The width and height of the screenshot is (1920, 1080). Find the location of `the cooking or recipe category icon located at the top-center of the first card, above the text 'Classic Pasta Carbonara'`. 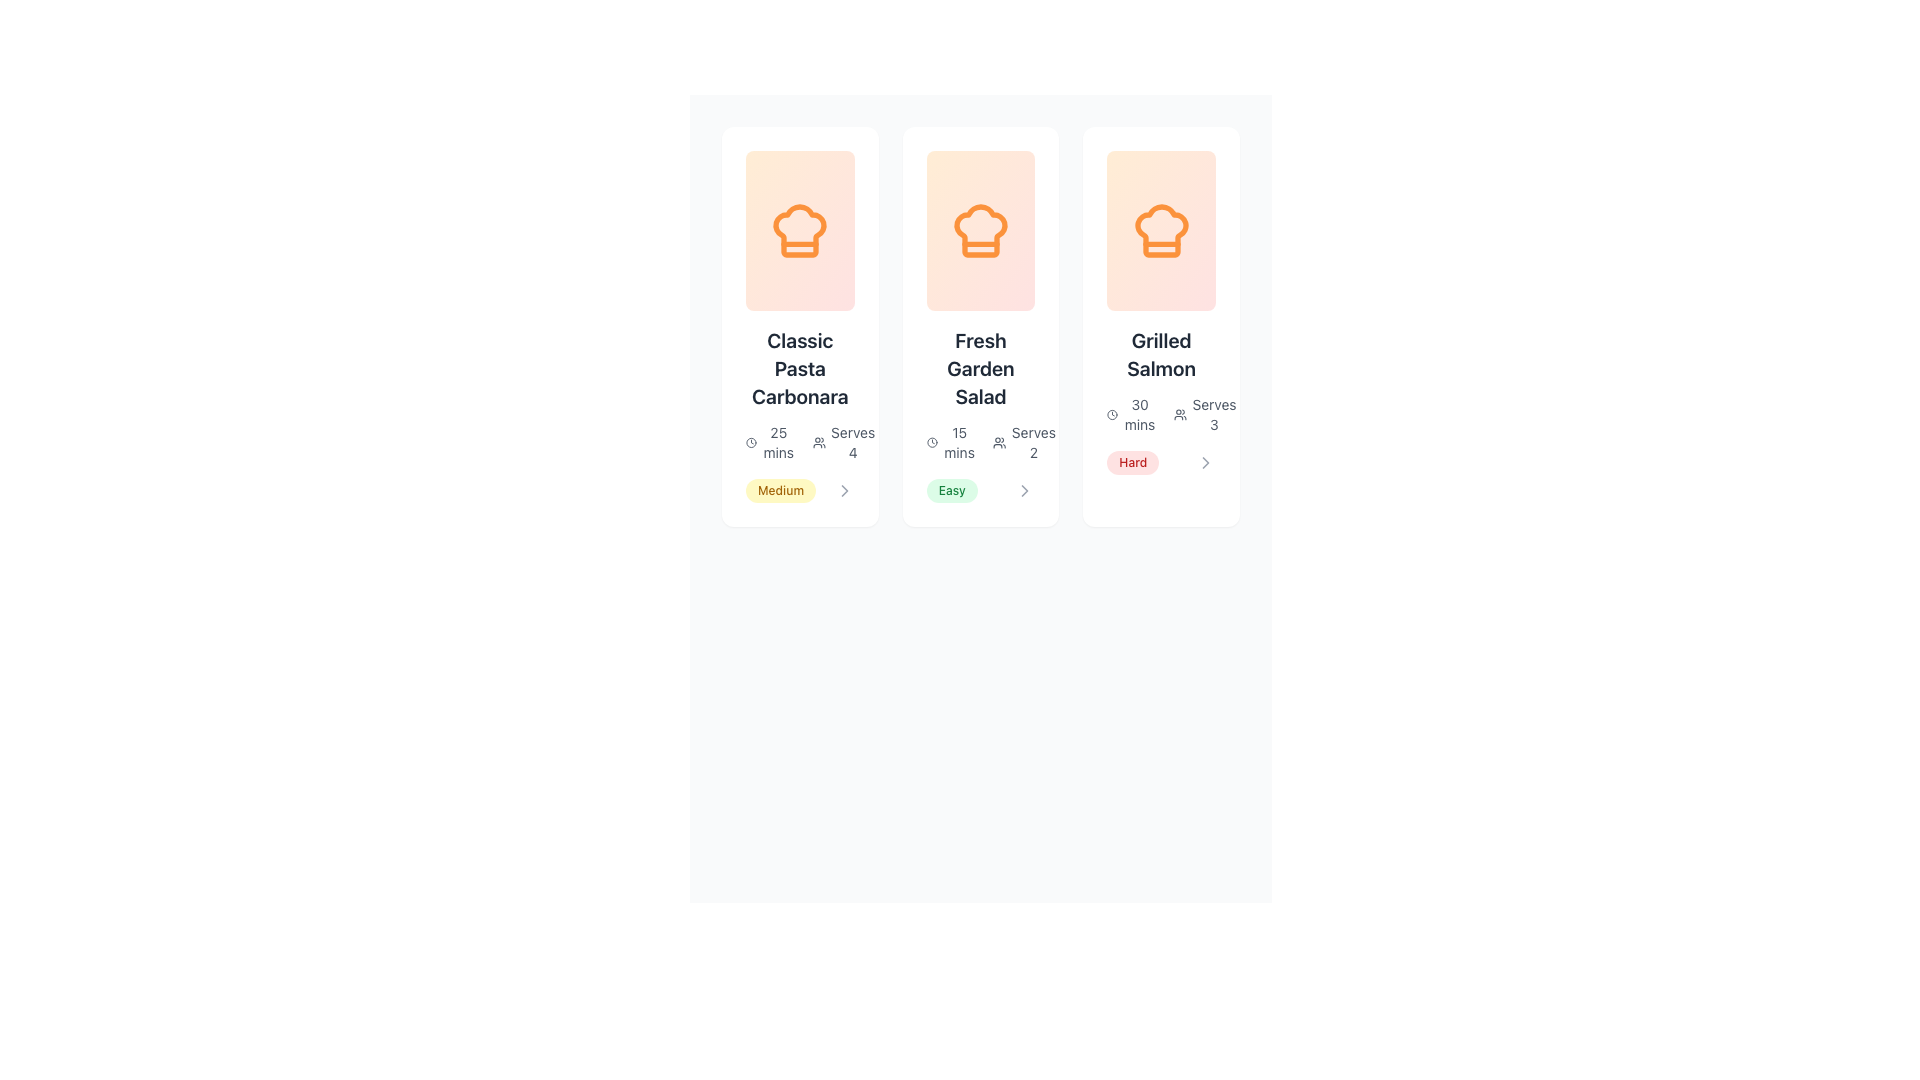

the cooking or recipe category icon located at the top-center of the first card, above the text 'Classic Pasta Carbonara' is located at coordinates (800, 230).